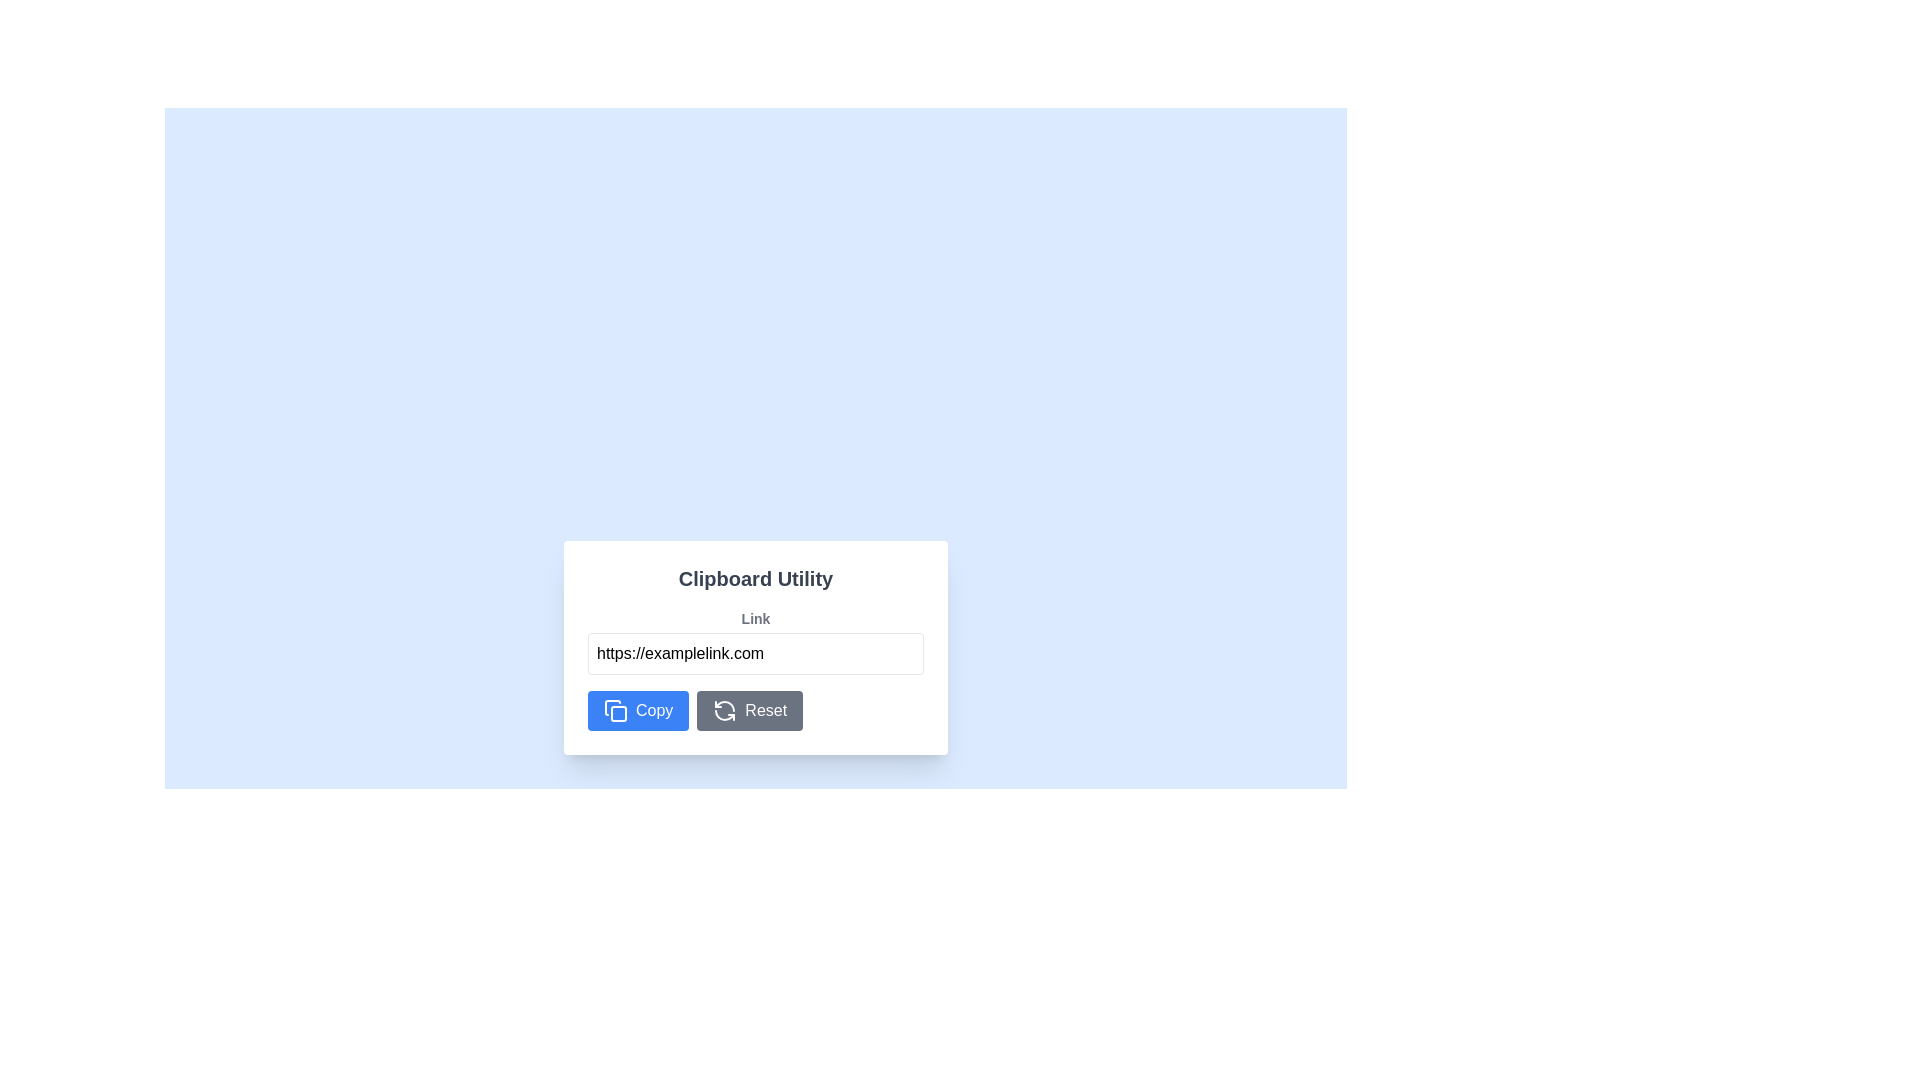 The width and height of the screenshot is (1920, 1080). What do you see at coordinates (724, 709) in the screenshot?
I see `the refresh icon located within the 'Reset' button, positioned to the left of the button's text label` at bounding box center [724, 709].